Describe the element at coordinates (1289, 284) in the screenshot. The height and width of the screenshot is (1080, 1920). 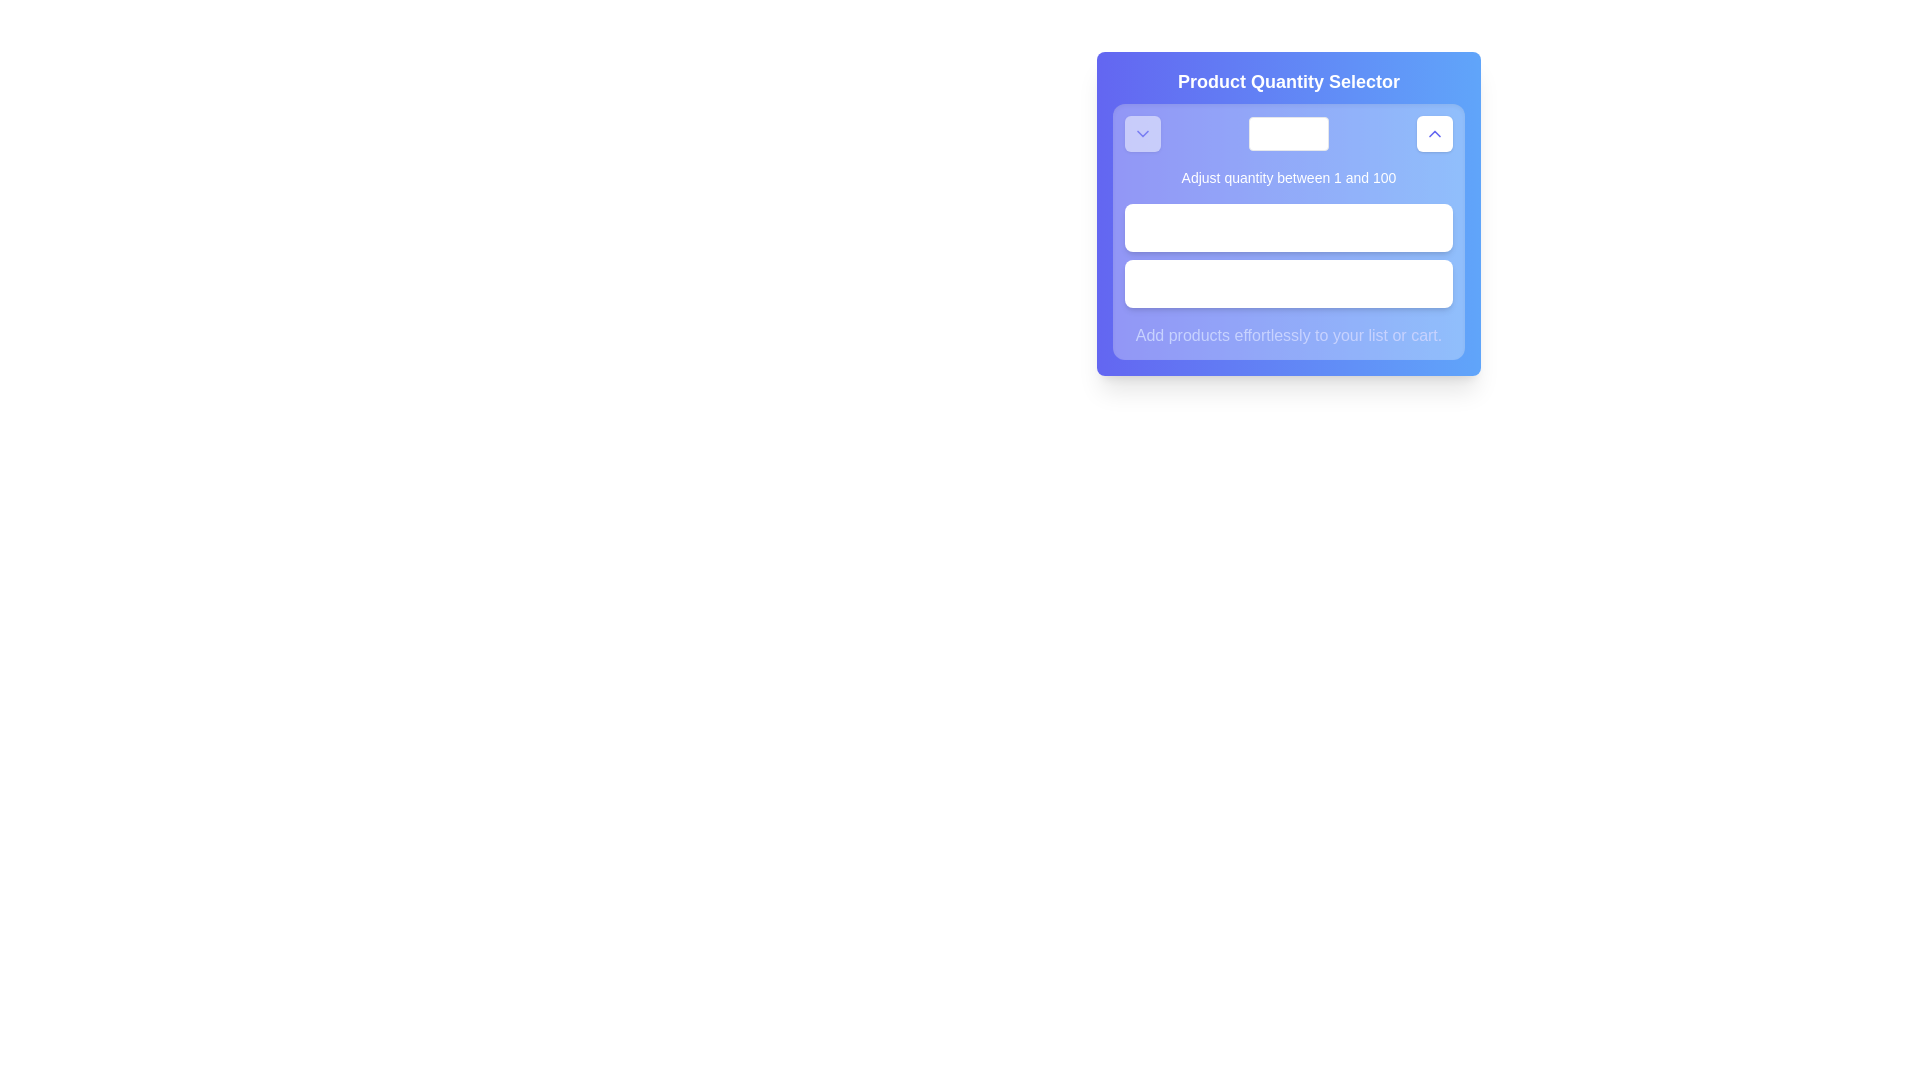
I see `the 'Add to Wishlist' button located below the 'Add to Cart' button` at that location.